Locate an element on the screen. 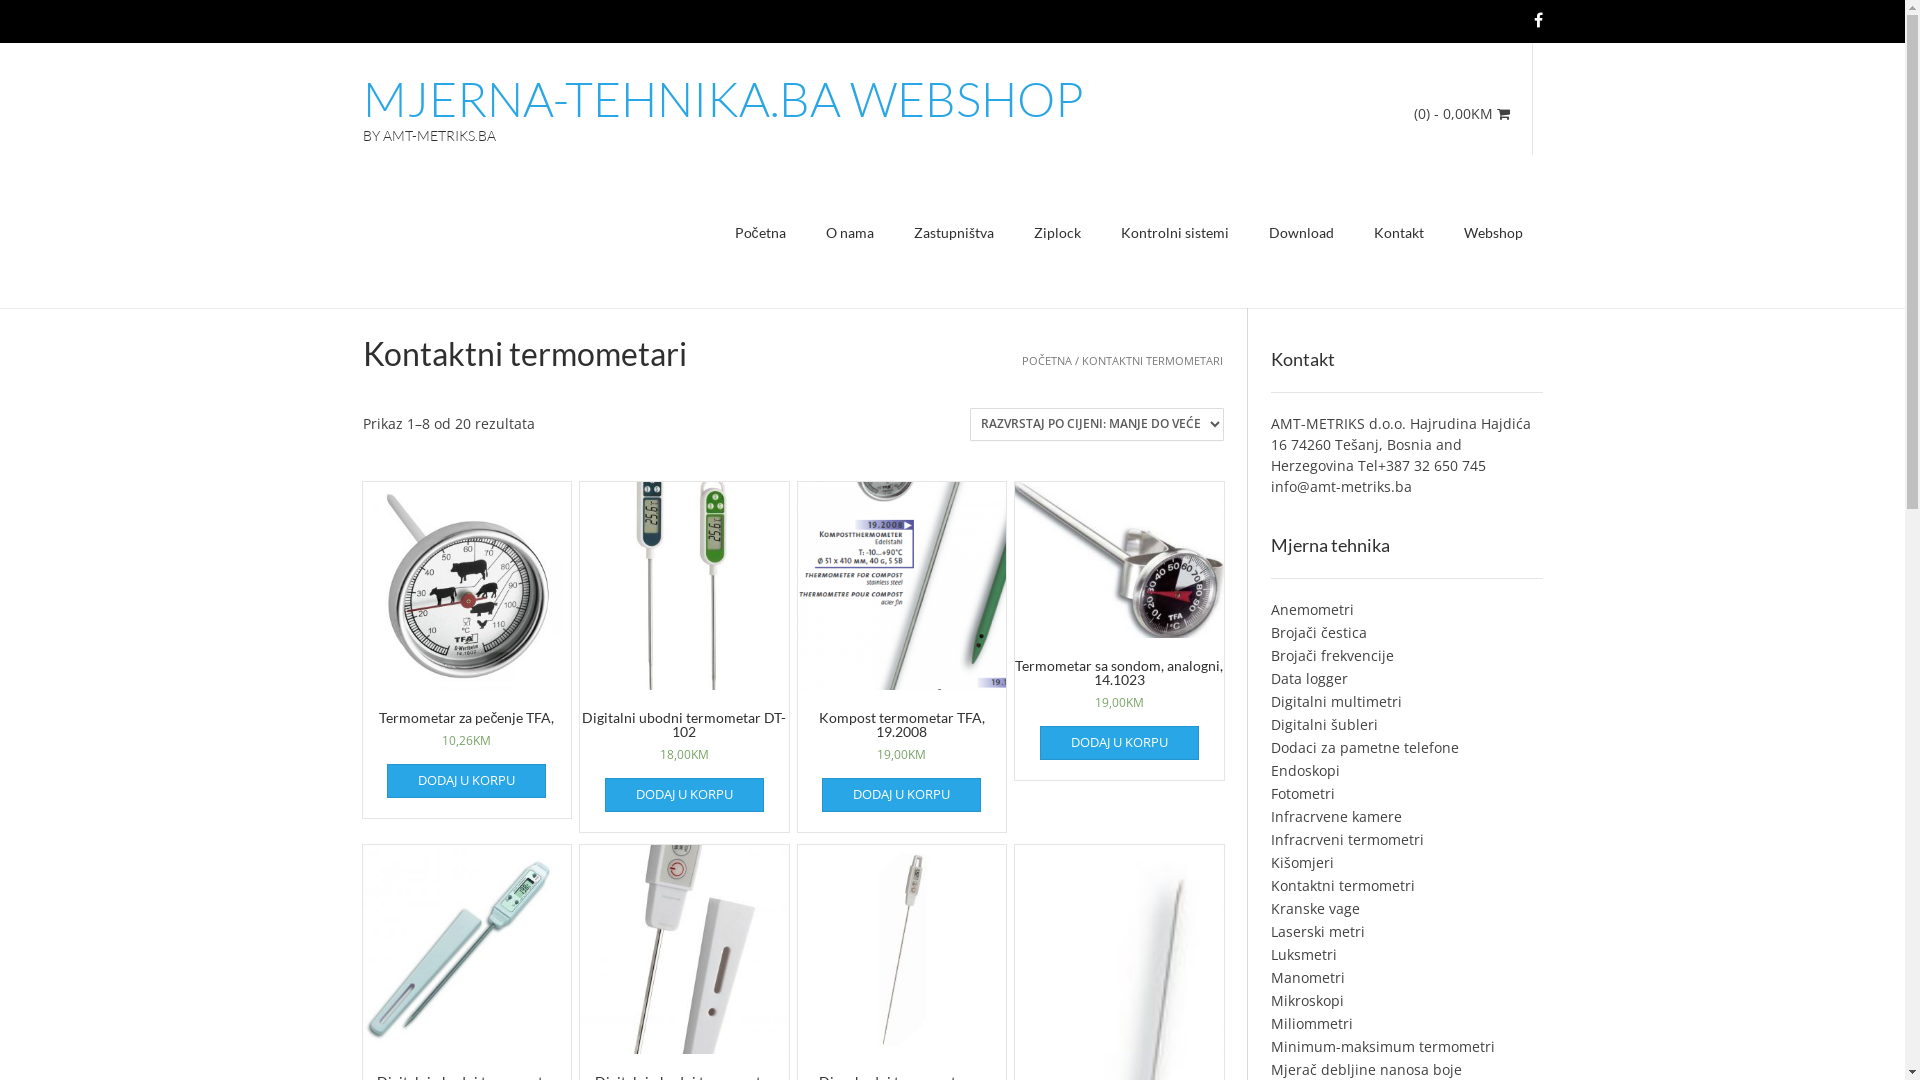 The image size is (1920, 1080). 'Miliommetri' is located at coordinates (1311, 1023).